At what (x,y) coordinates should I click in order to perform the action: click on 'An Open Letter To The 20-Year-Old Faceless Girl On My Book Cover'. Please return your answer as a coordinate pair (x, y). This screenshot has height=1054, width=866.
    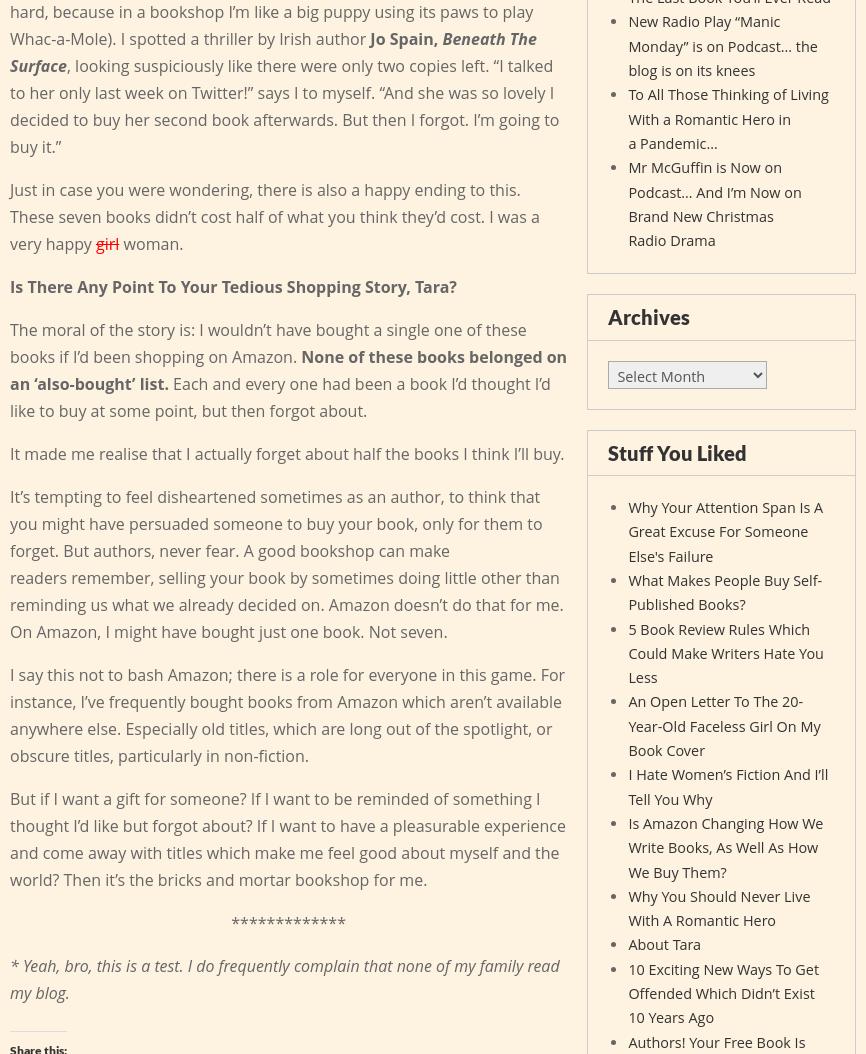
    Looking at the image, I should click on (628, 724).